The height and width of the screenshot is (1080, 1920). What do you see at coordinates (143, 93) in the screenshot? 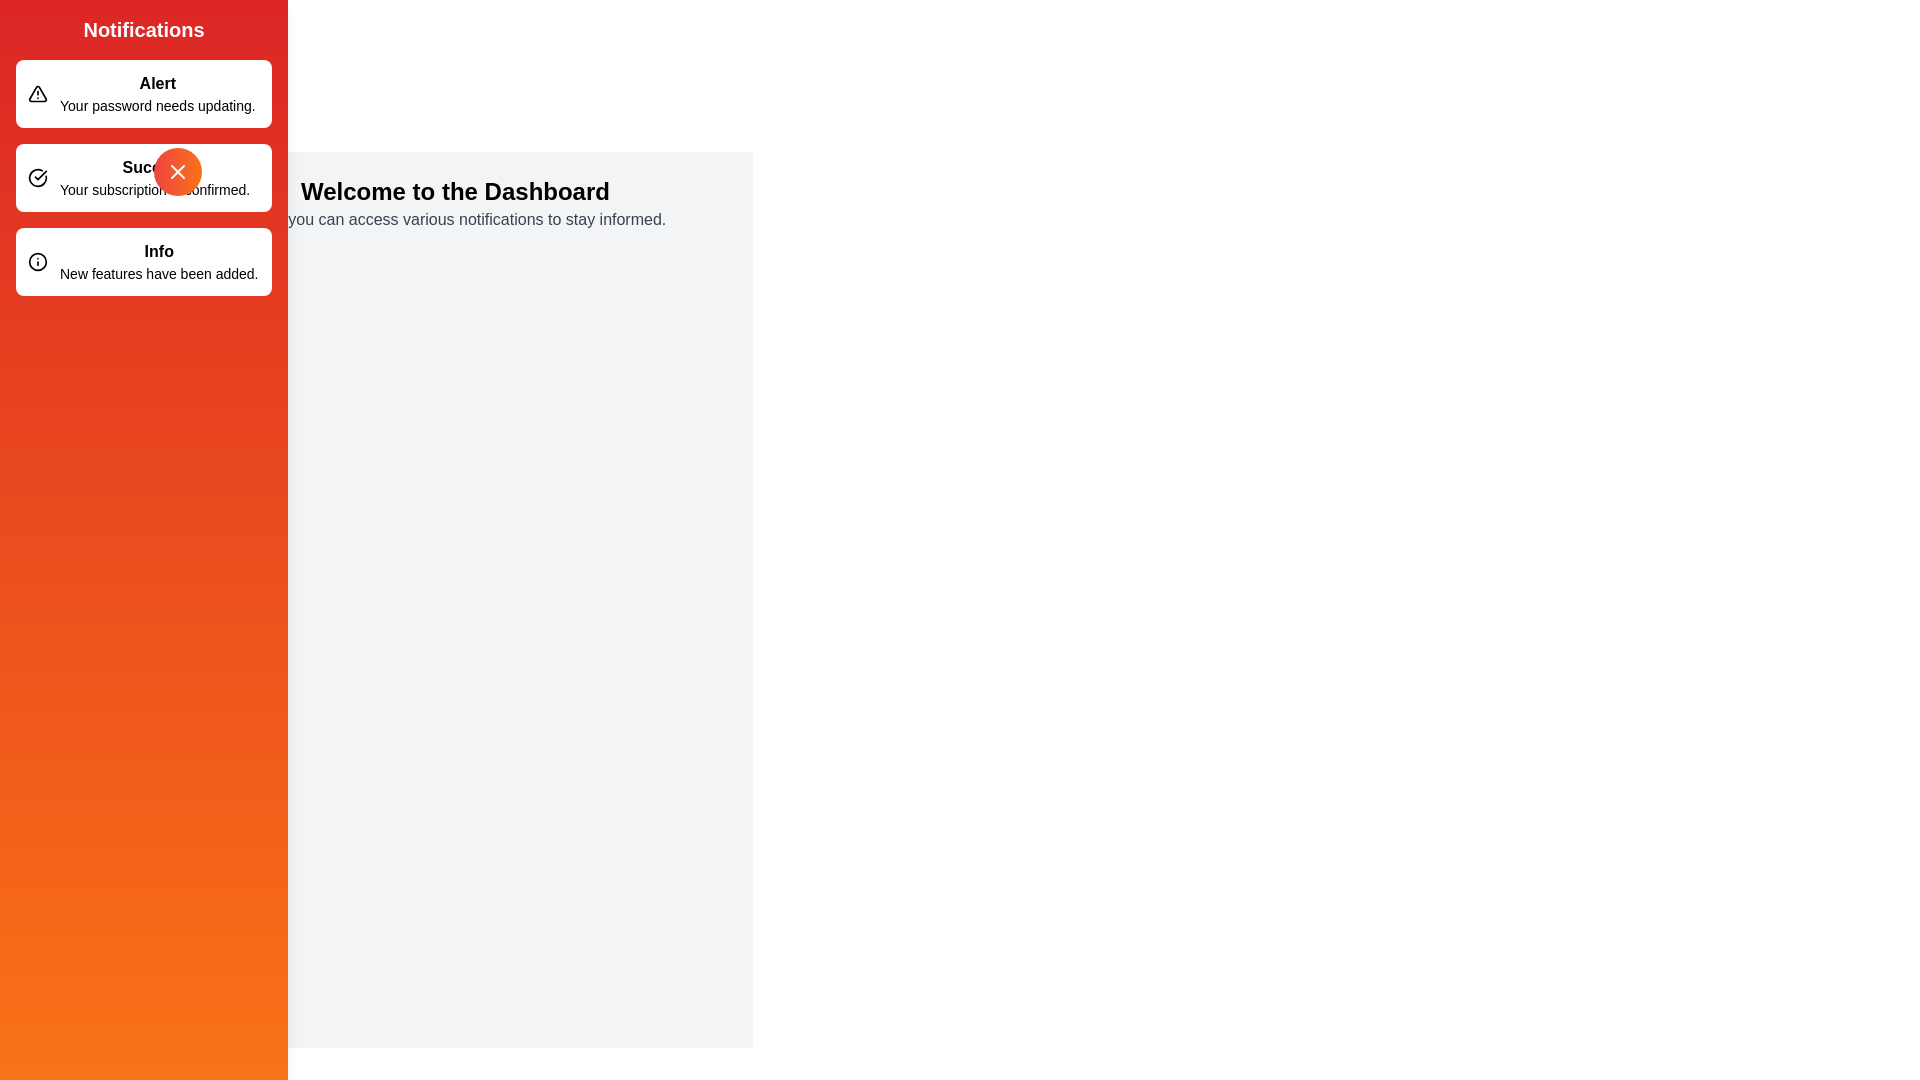
I see `the notification Alert` at bounding box center [143, 93].